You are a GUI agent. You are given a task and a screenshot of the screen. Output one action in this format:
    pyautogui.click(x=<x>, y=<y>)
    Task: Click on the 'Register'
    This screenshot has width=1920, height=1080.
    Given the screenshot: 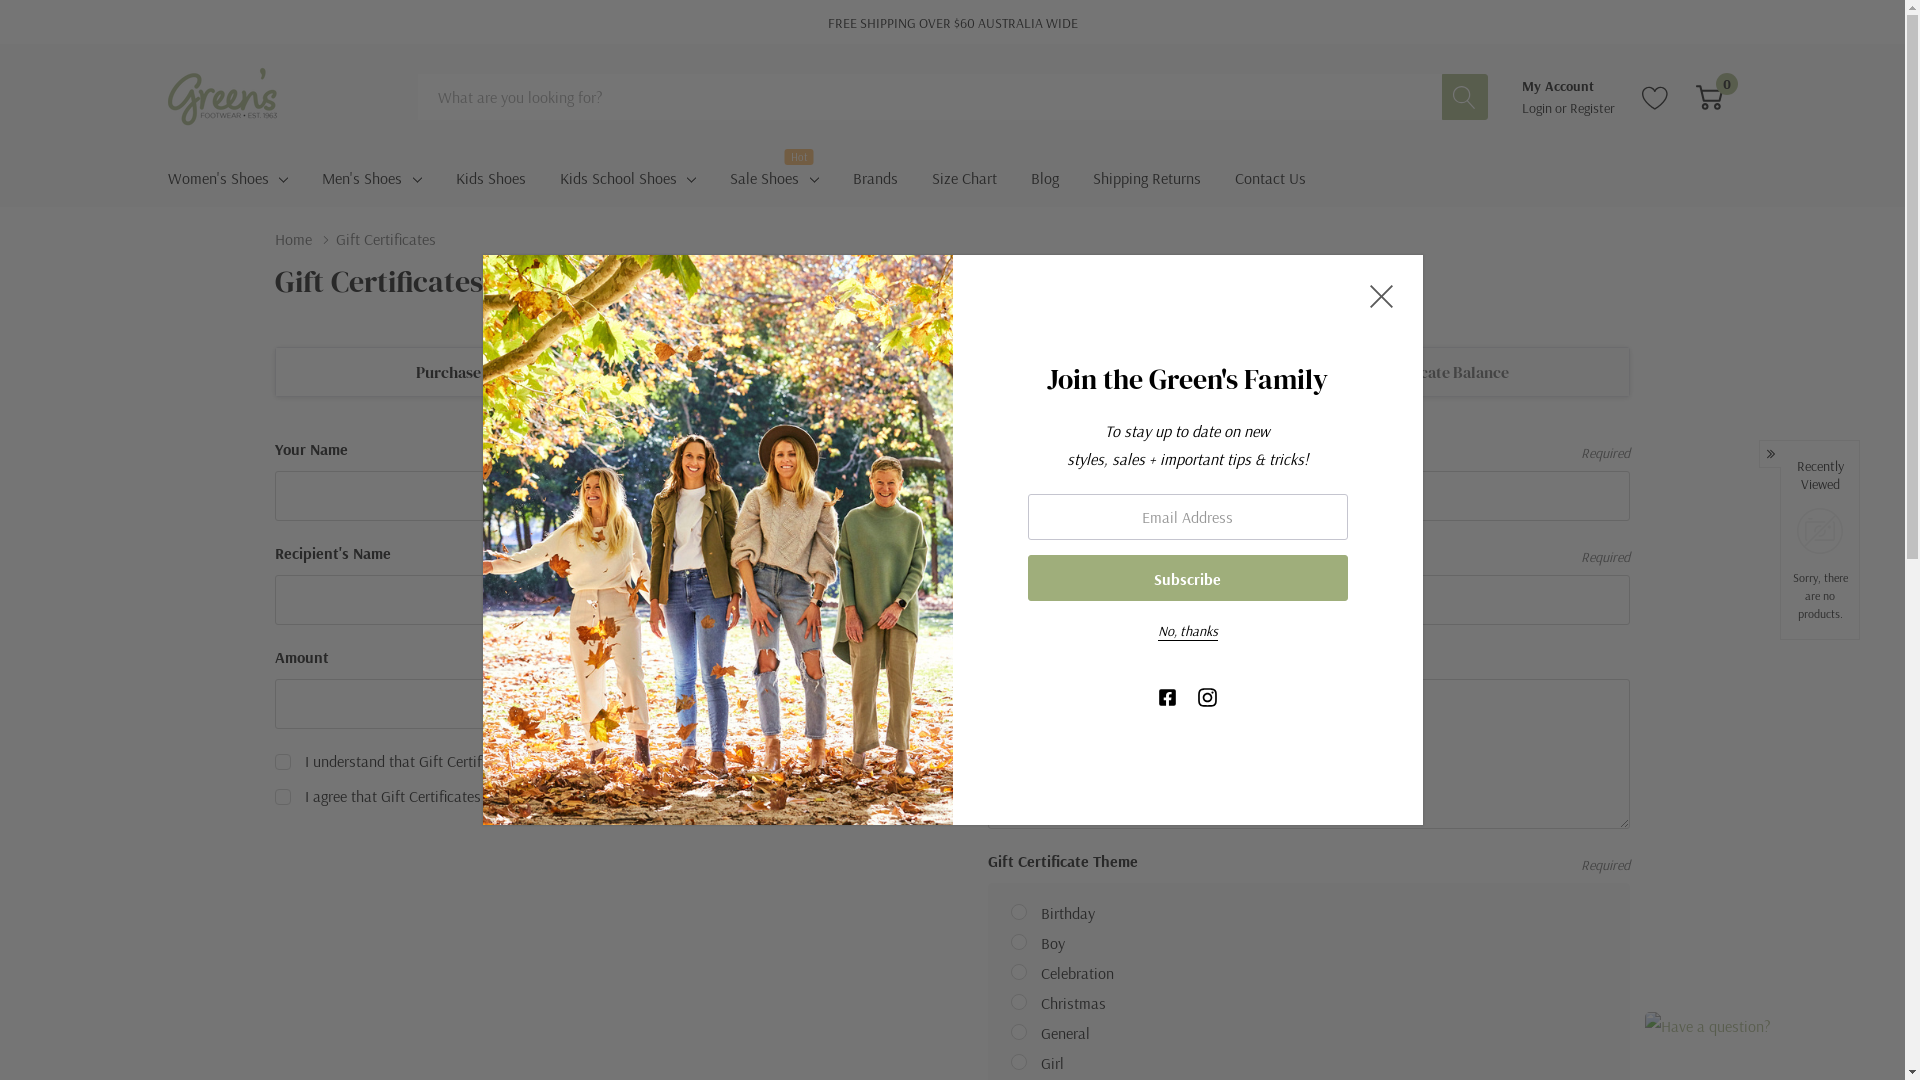 What is the action you would take?
    pyautogui.click(x=1591, y=107)
    